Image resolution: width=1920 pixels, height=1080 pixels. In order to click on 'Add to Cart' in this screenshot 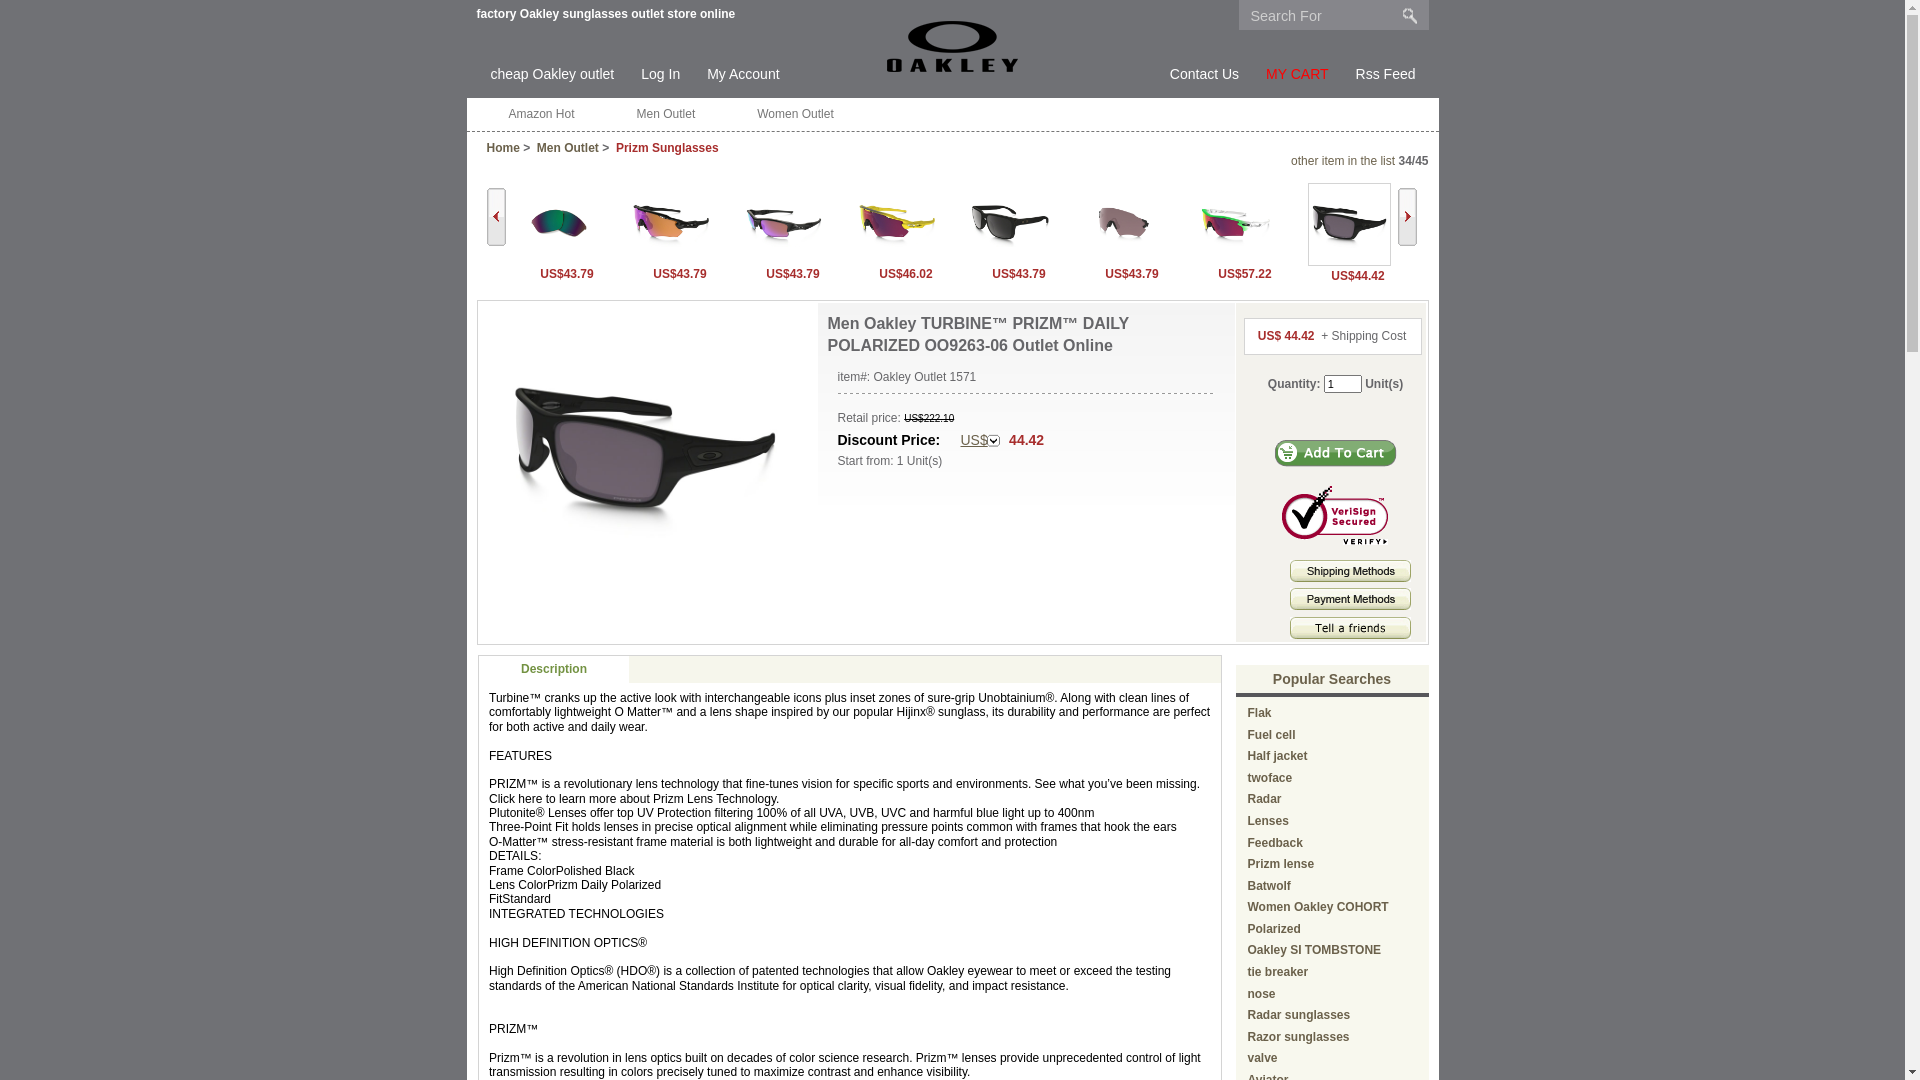, I will do `click(1335, 453)`.